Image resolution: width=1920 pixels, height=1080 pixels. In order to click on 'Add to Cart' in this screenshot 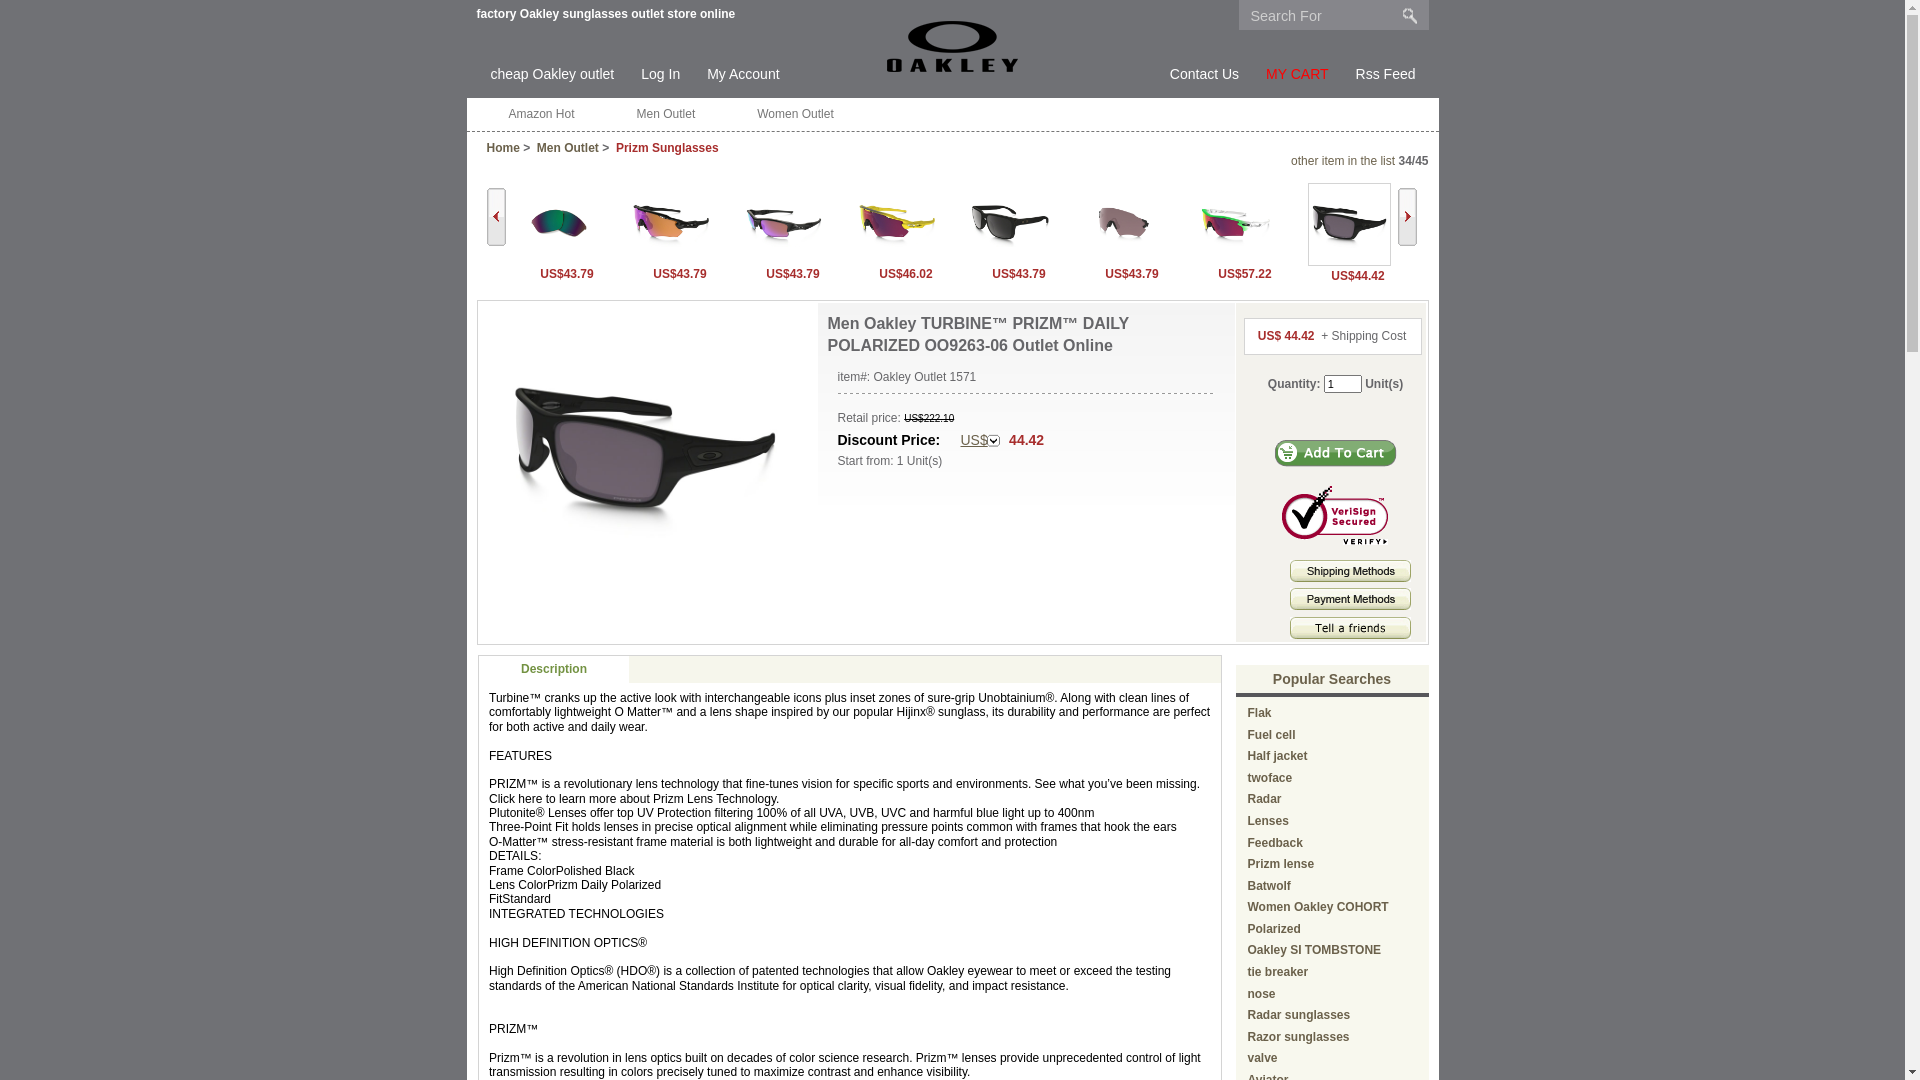, I will do `click(1335, 453)`.